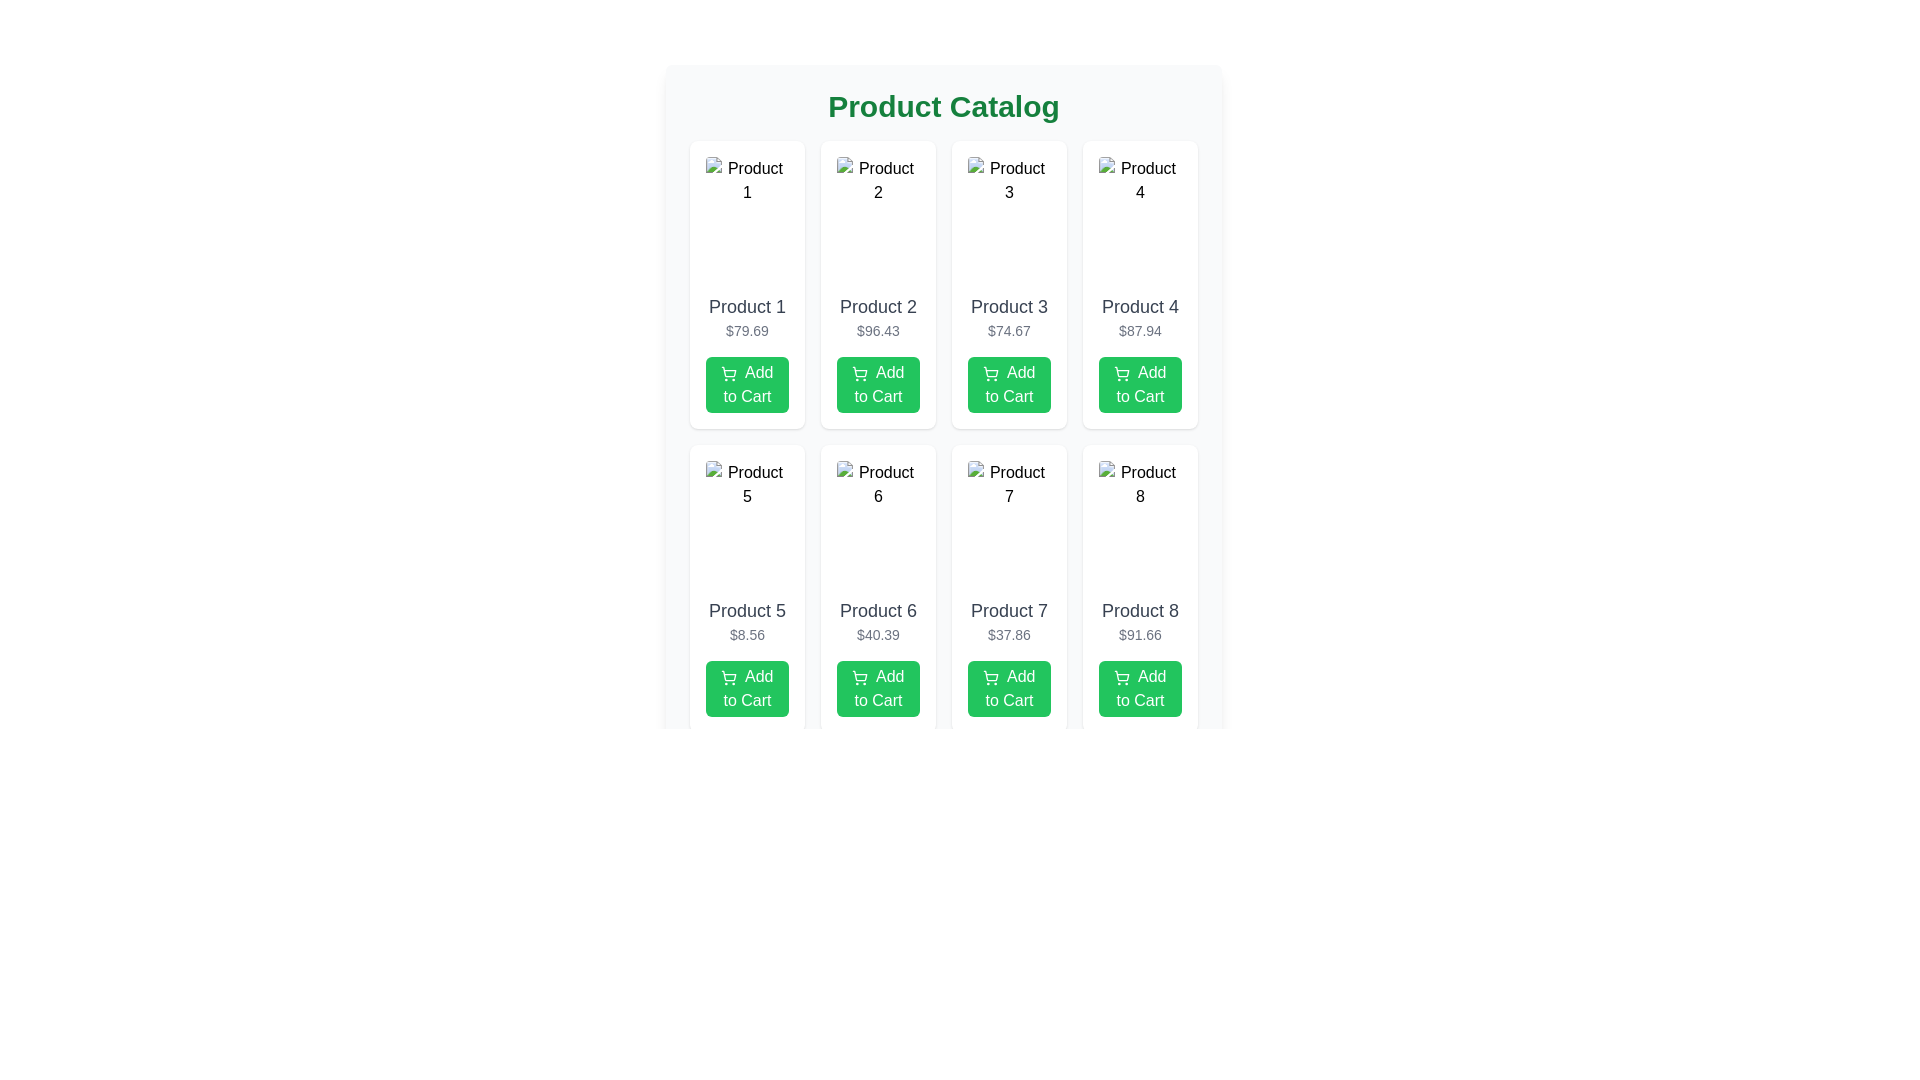 Image resolution: width=1920 pixels, height=1080 pixels. Describe the element at coordinates (991, 371) in the screenshot. I see `the shopping cart icon within the 'Add to Cart' button for Product 3 in the catalog layout` at that location.